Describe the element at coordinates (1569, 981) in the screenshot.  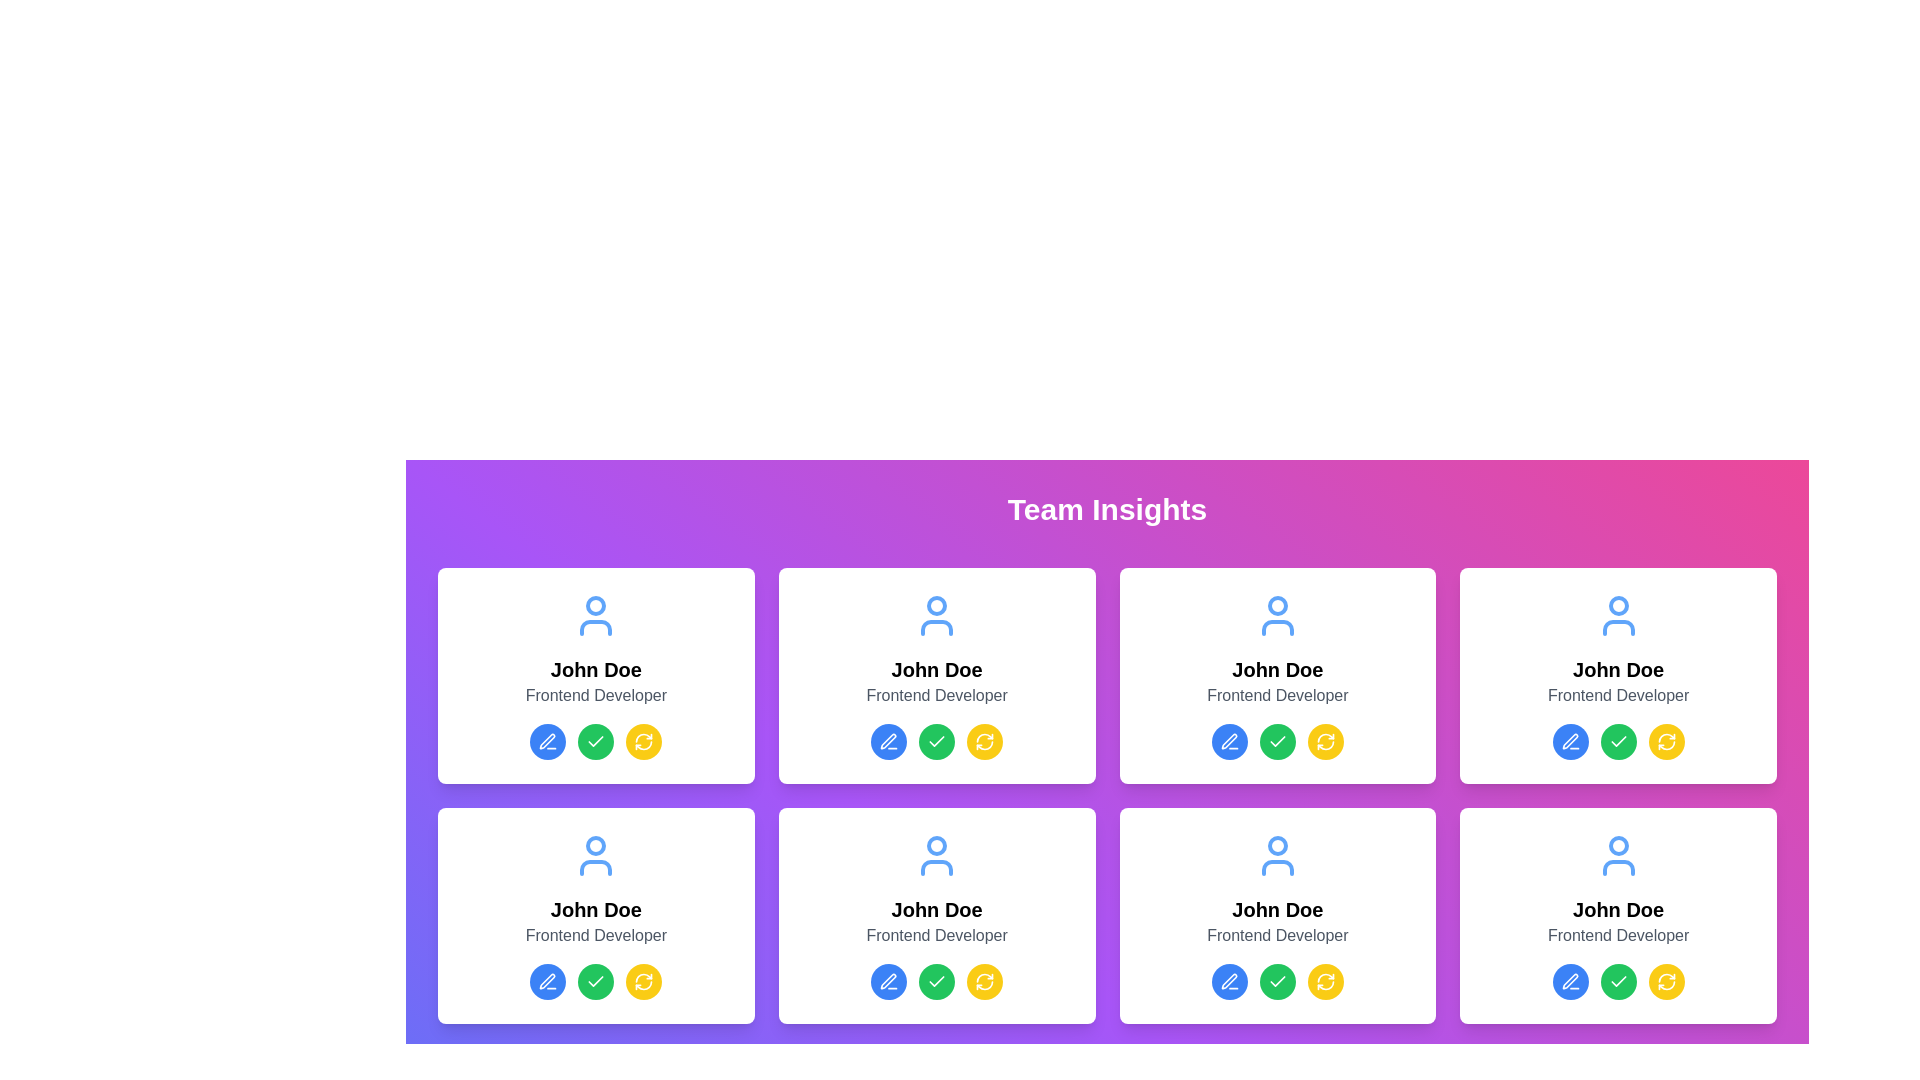
I see `the edit button, which is a small pen icon within a circular blue button located at the bottom-left corner of the card layout in the fourth column of the second row` at that location.